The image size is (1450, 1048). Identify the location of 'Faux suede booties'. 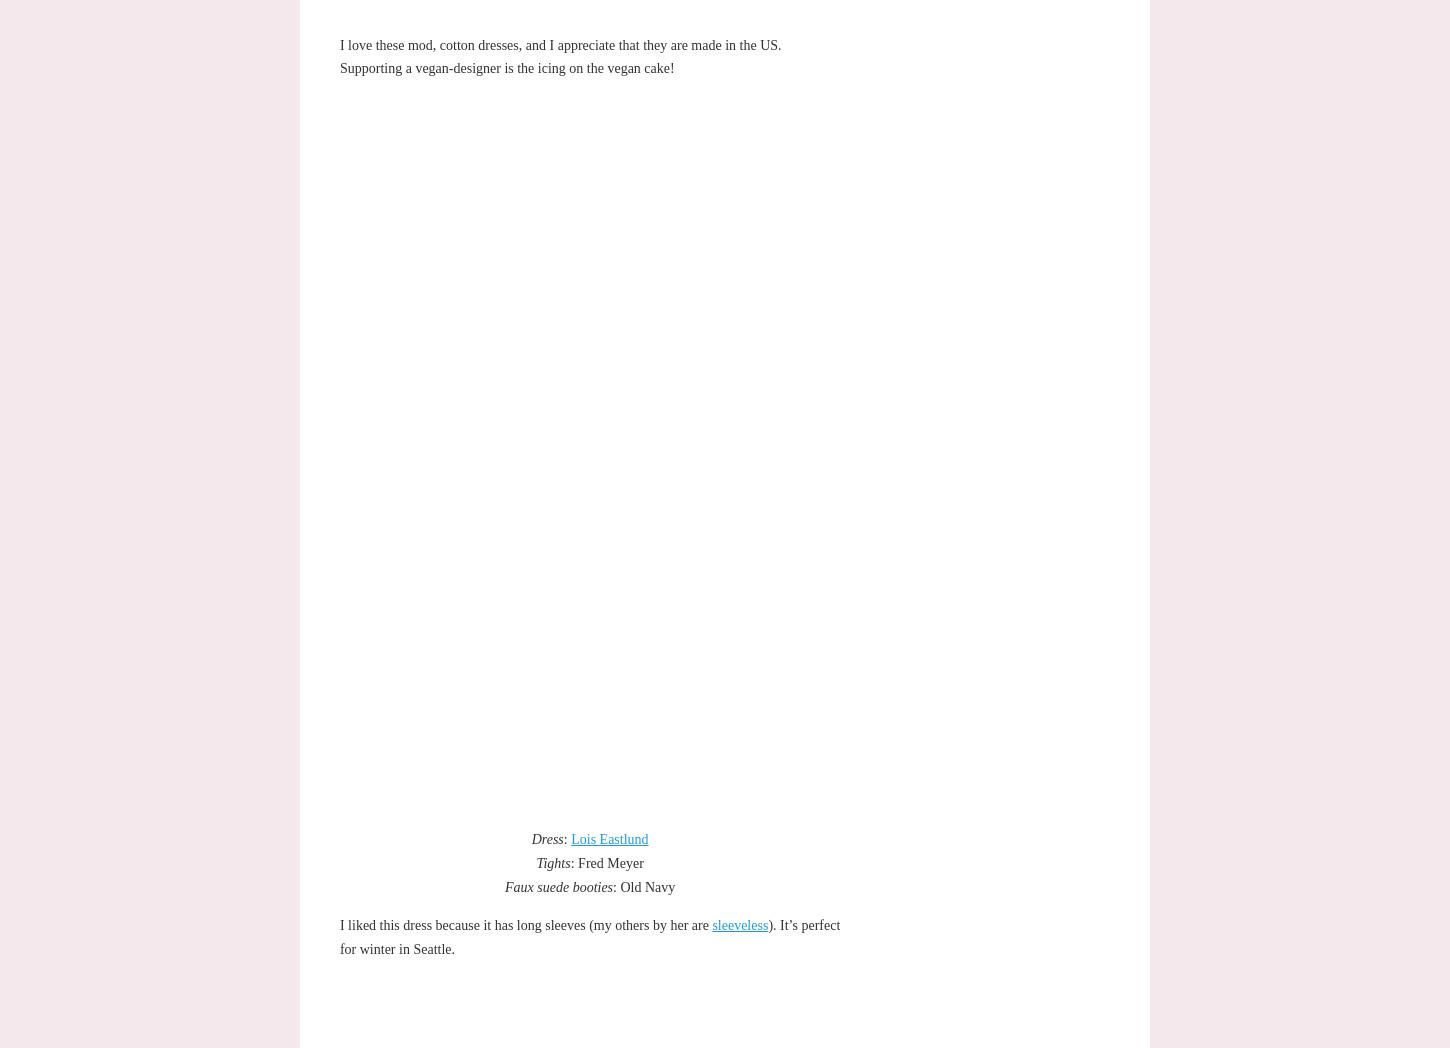
(504, 885).